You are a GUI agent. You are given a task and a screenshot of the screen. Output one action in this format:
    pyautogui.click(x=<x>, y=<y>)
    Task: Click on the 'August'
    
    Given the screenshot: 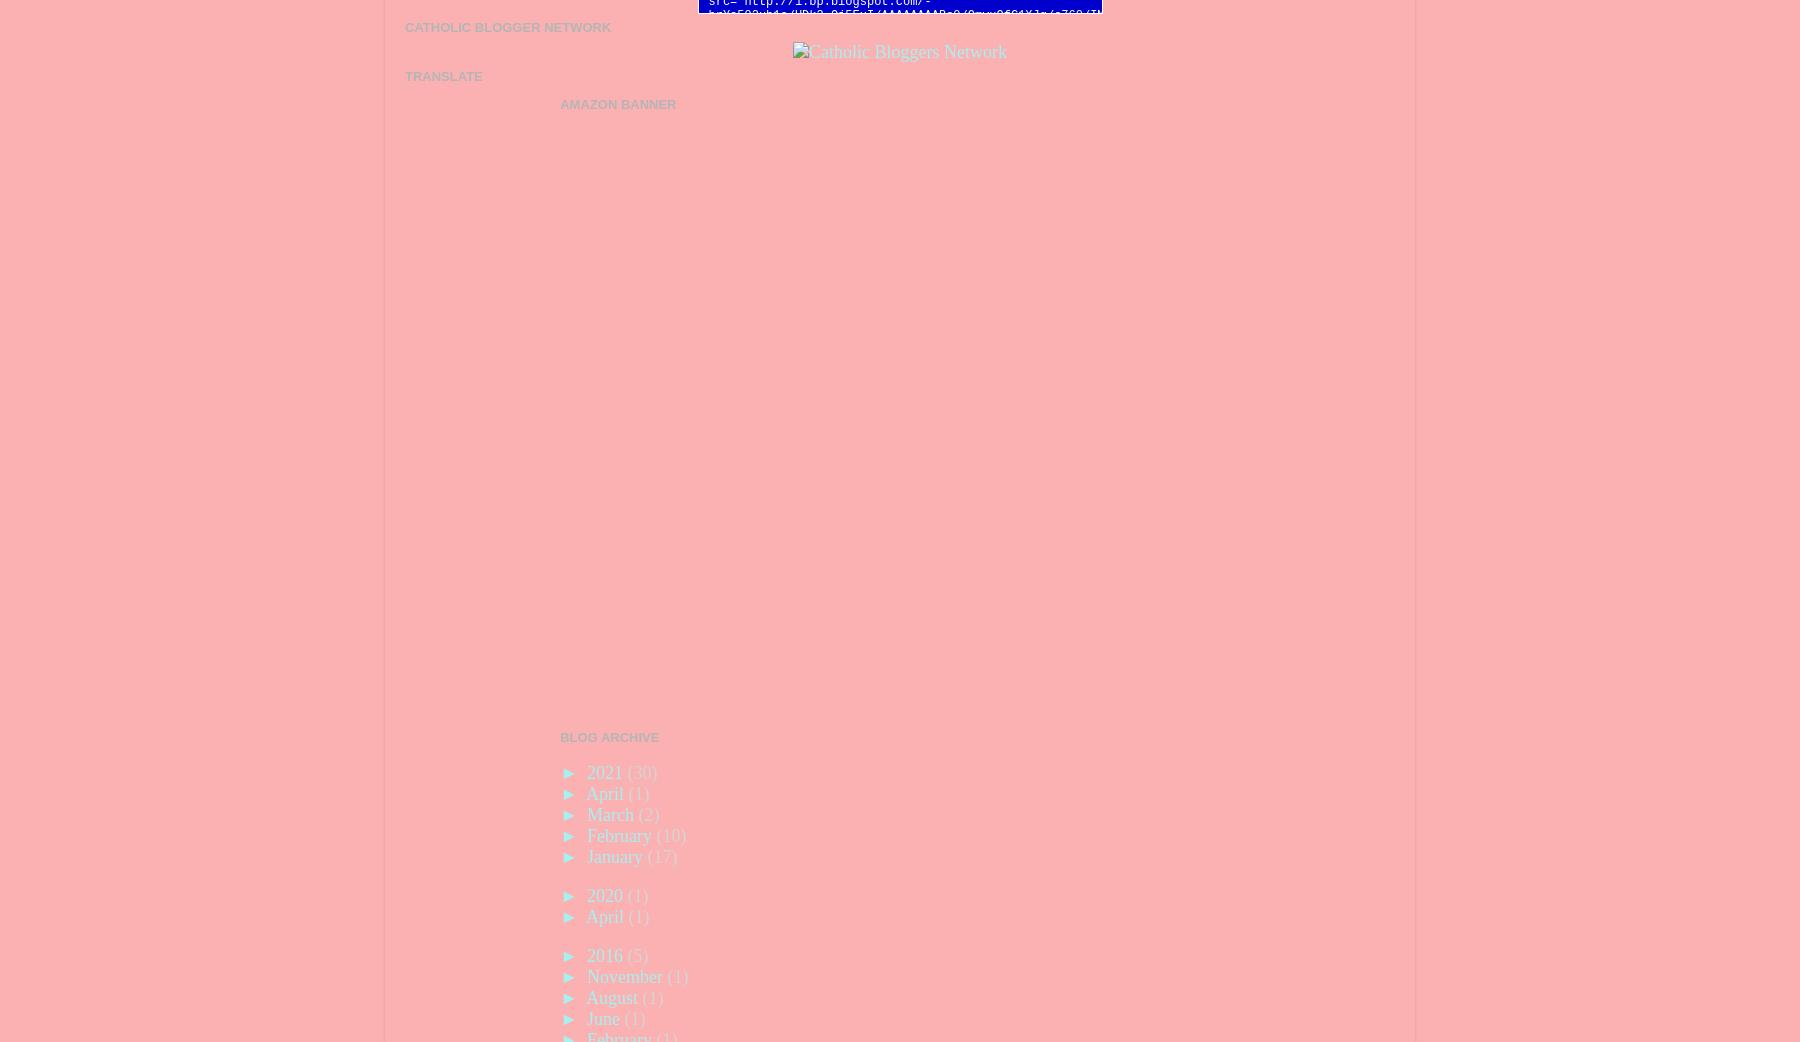 What is the action you would take?
    pyautogui.click(x=613, y=998)
    